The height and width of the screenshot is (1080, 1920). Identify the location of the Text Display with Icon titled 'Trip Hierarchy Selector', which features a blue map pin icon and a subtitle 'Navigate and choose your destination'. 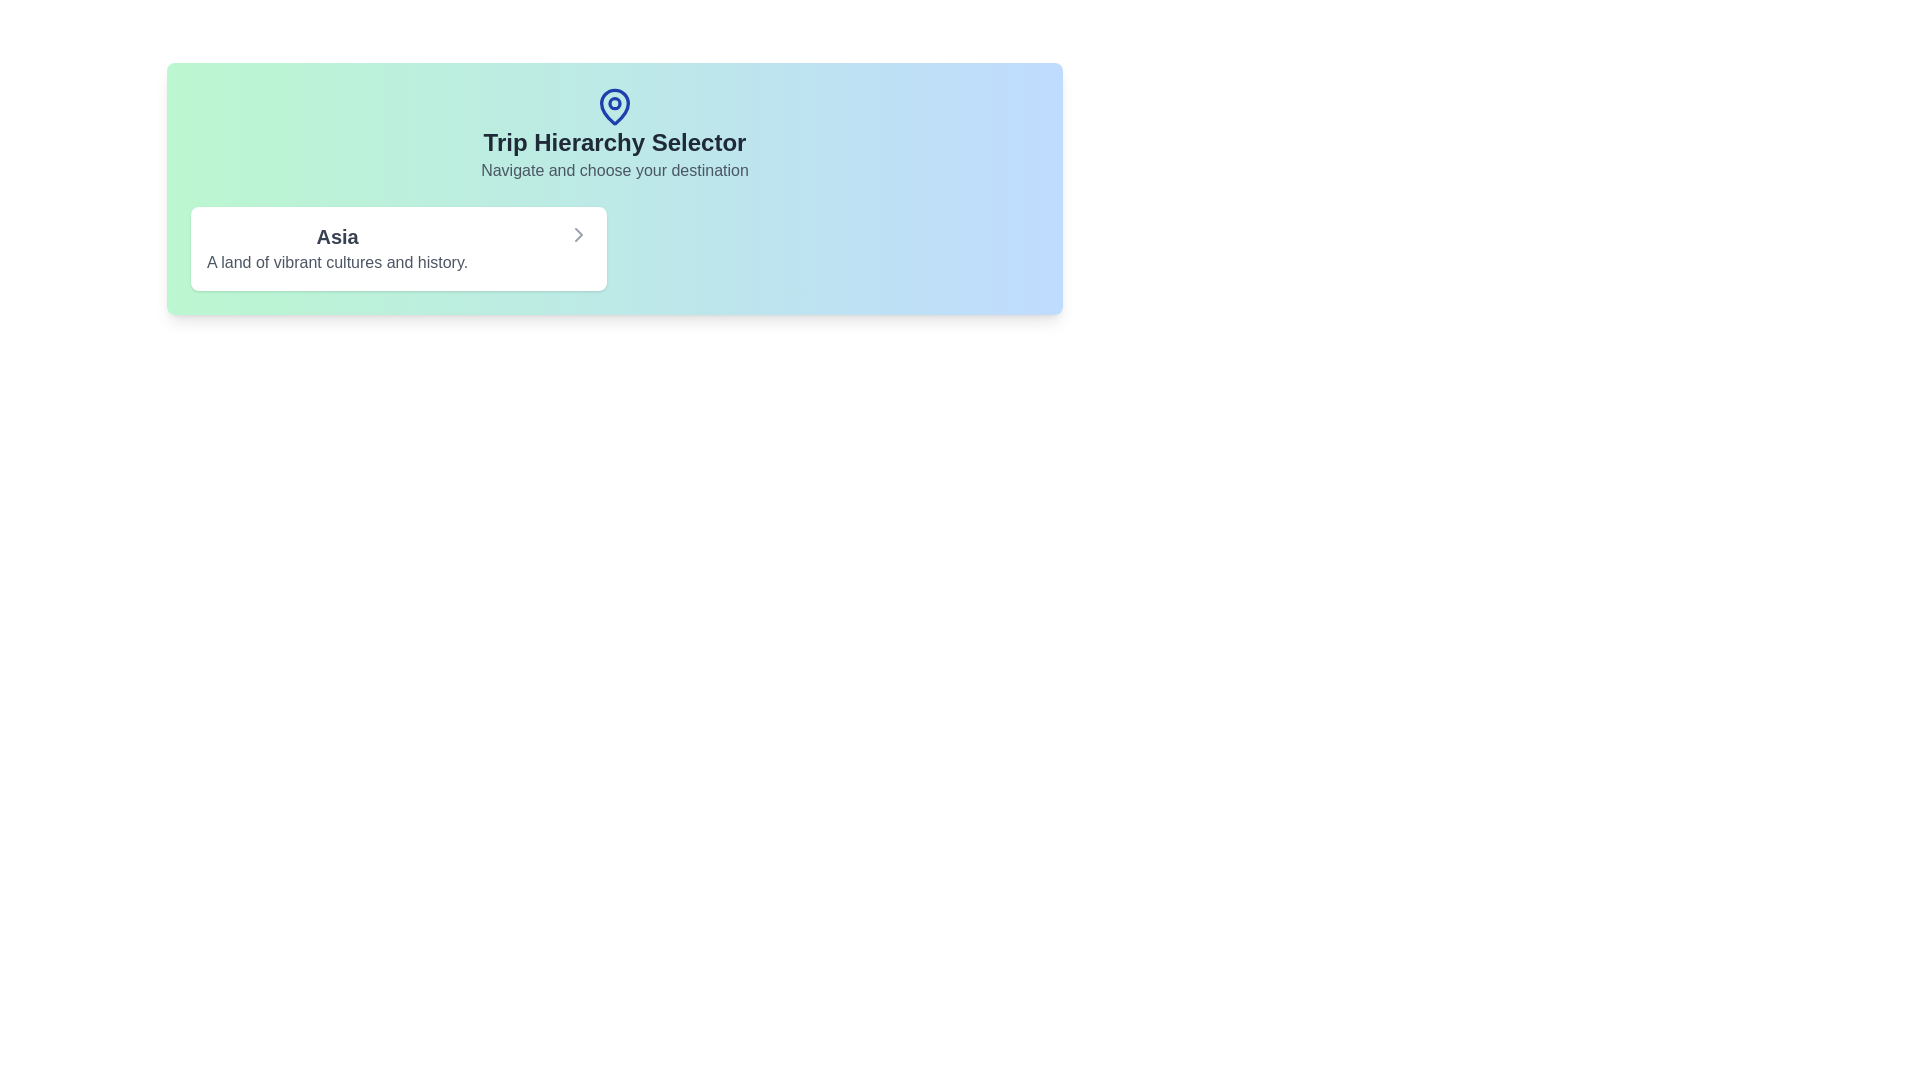
(613, 135).